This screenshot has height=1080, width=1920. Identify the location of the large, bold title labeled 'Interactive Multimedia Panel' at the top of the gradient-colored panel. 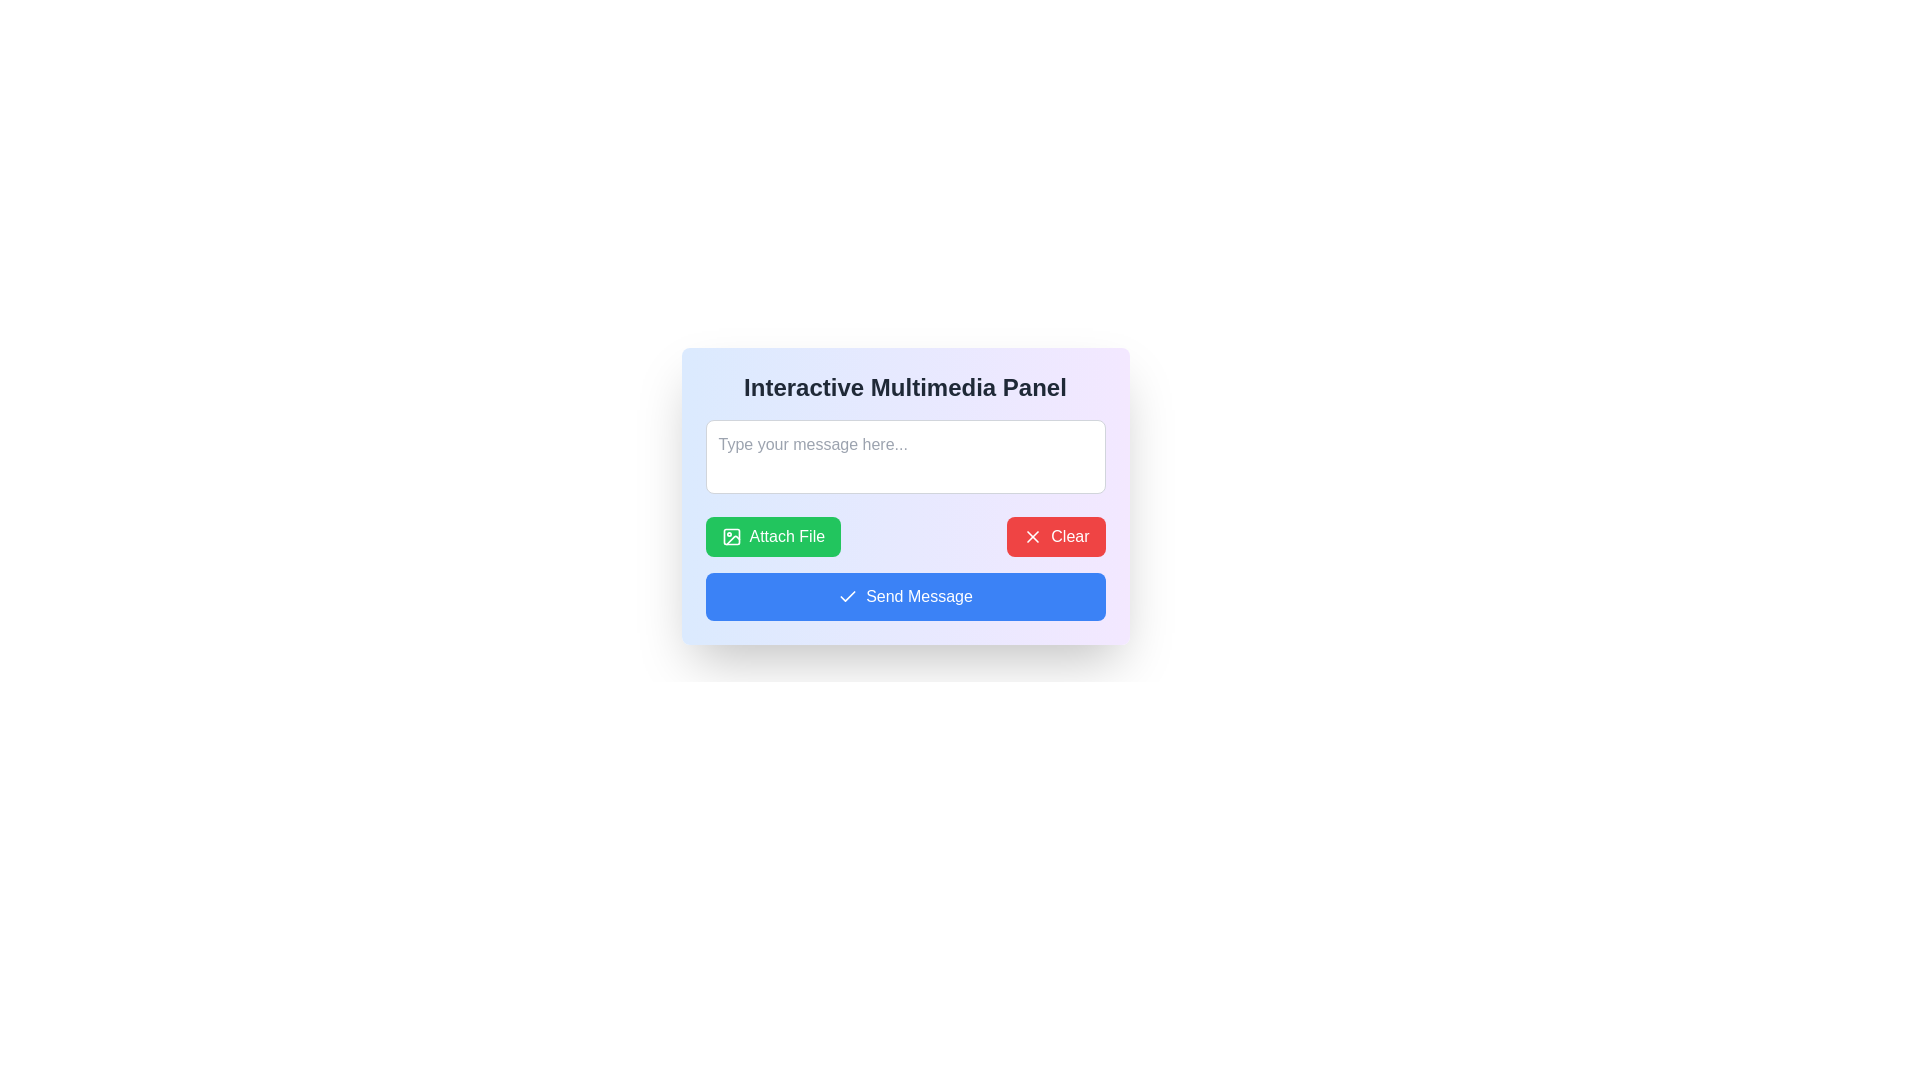
(904, 388).